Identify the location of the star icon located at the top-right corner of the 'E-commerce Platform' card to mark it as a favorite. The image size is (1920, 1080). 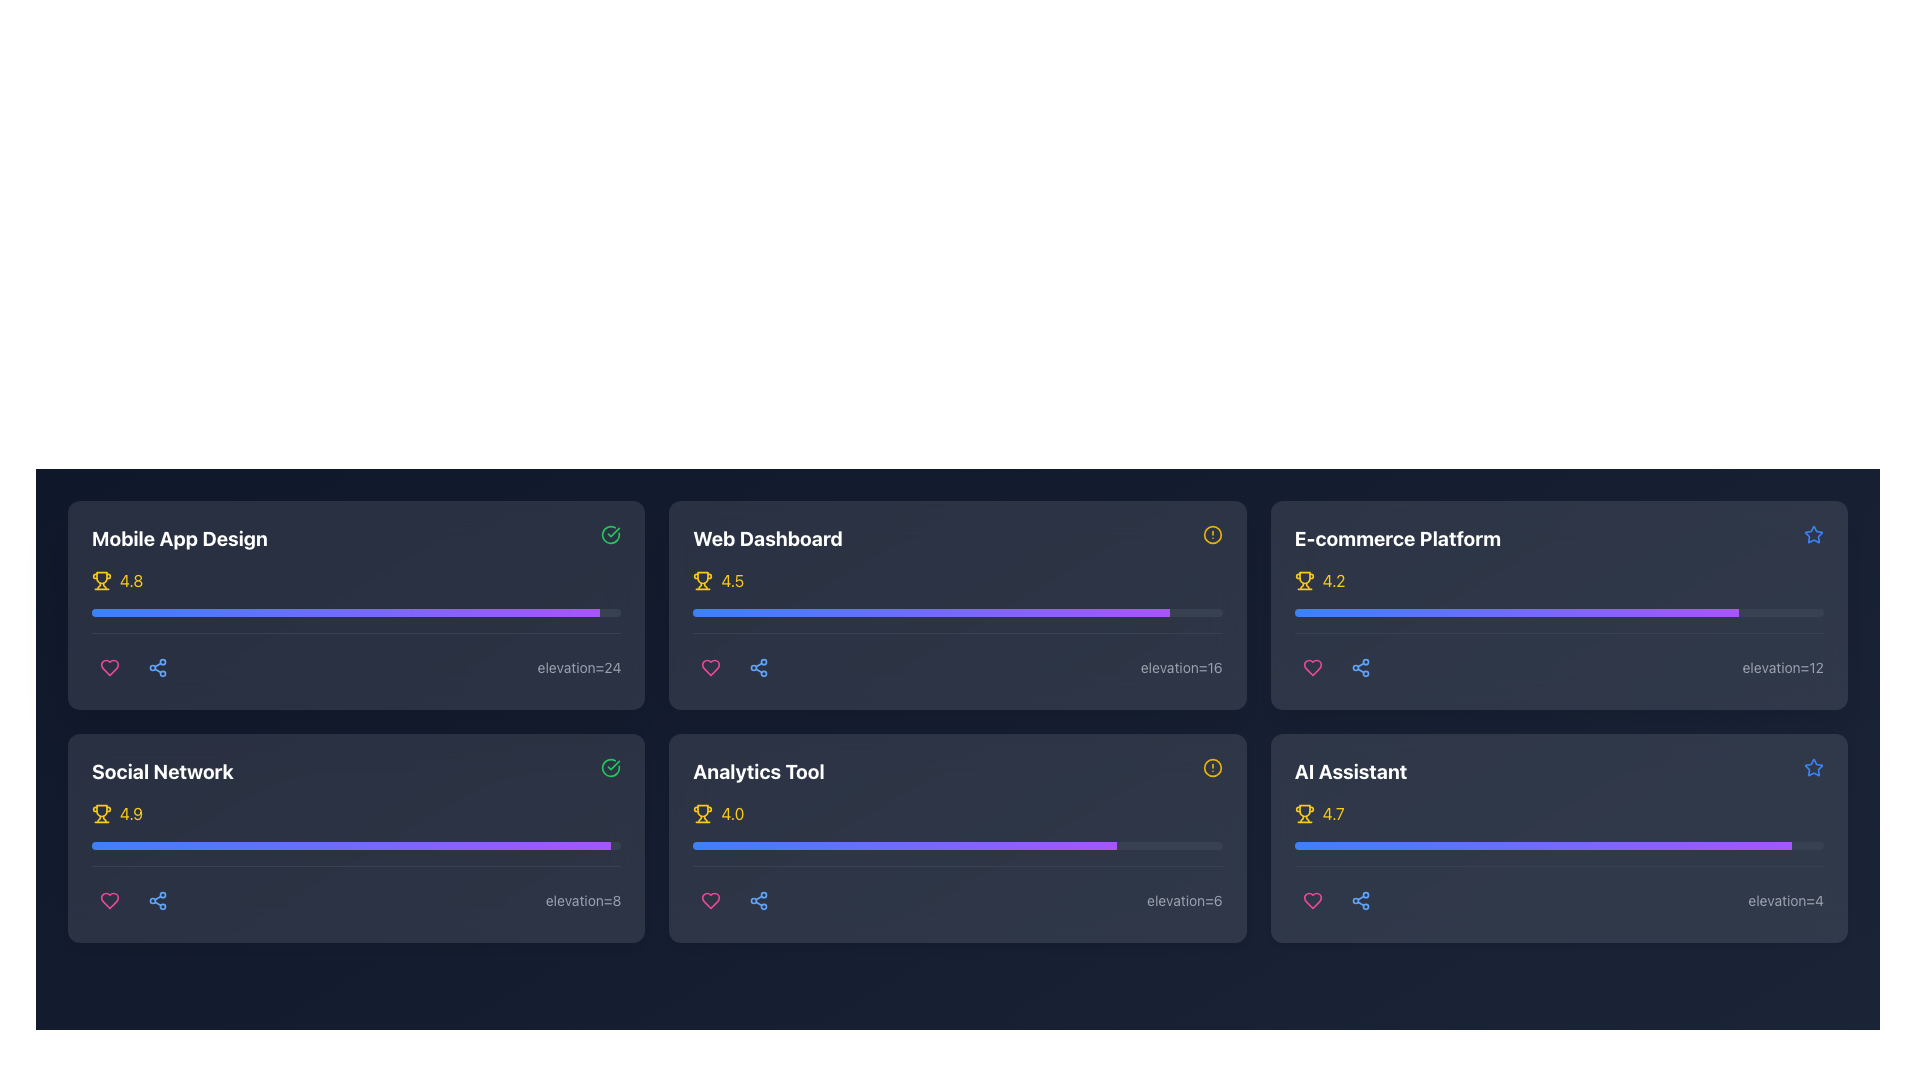
(1814, 534).